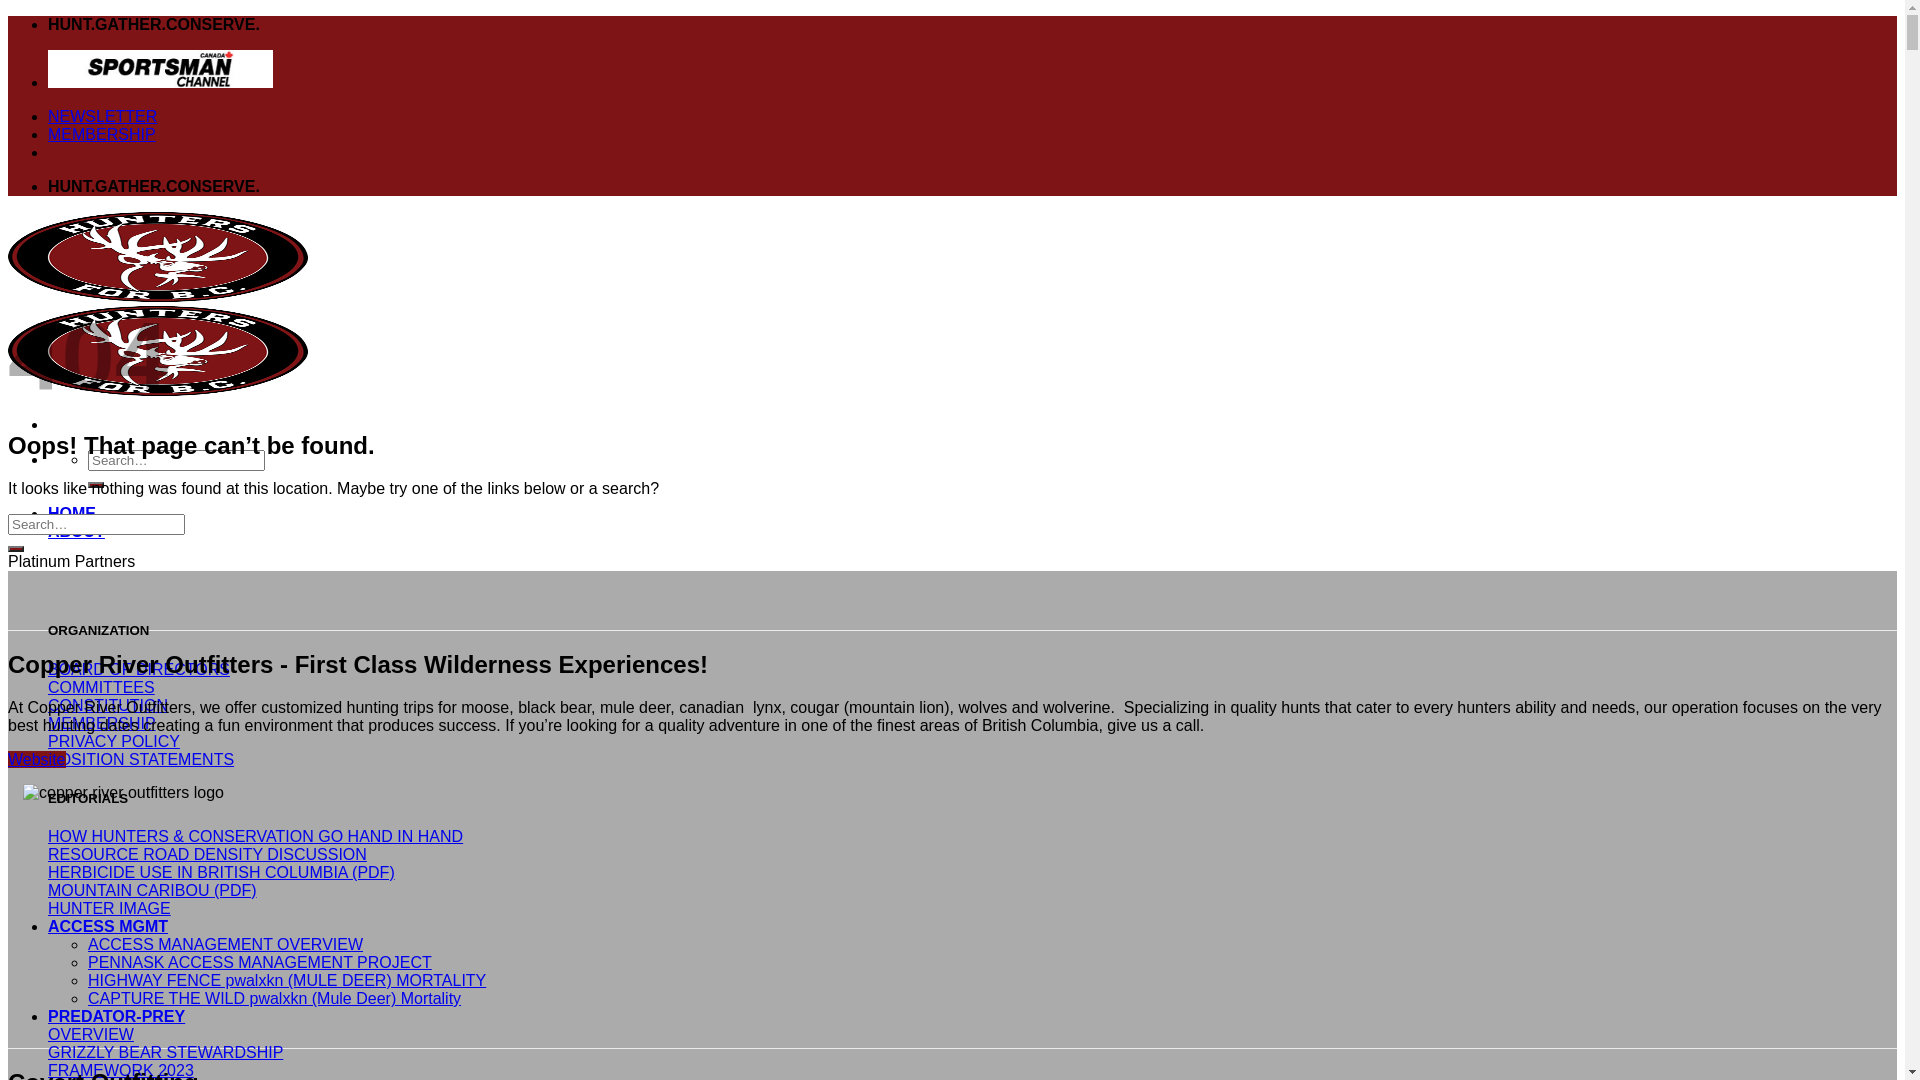 This screenshot has height=1080, width=1920. Describe the element at coordinates (86, 944) in the screenshot. I see `'ACCESS MANAGEMENT OVERVIEW'` at that location.